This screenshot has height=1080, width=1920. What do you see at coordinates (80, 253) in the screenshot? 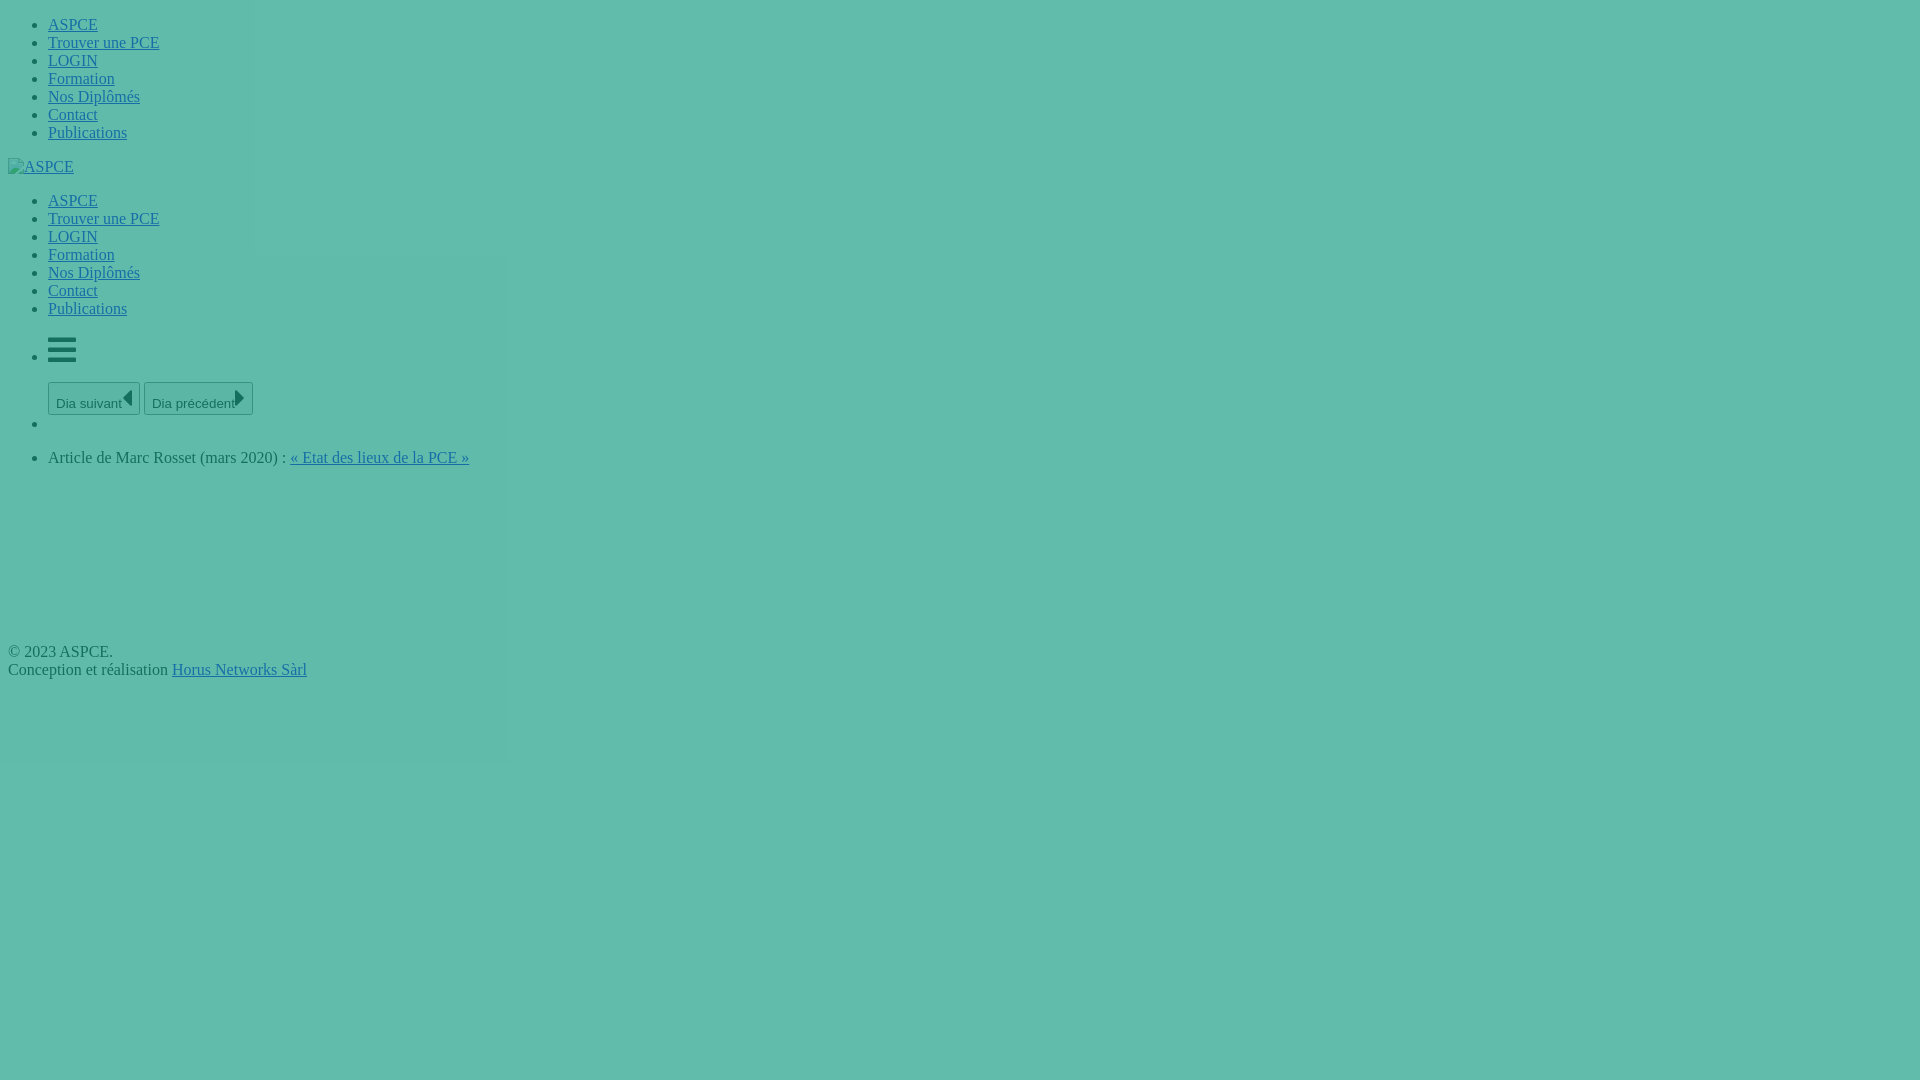
I see `'Formation'` at bounding box center [80, 253].